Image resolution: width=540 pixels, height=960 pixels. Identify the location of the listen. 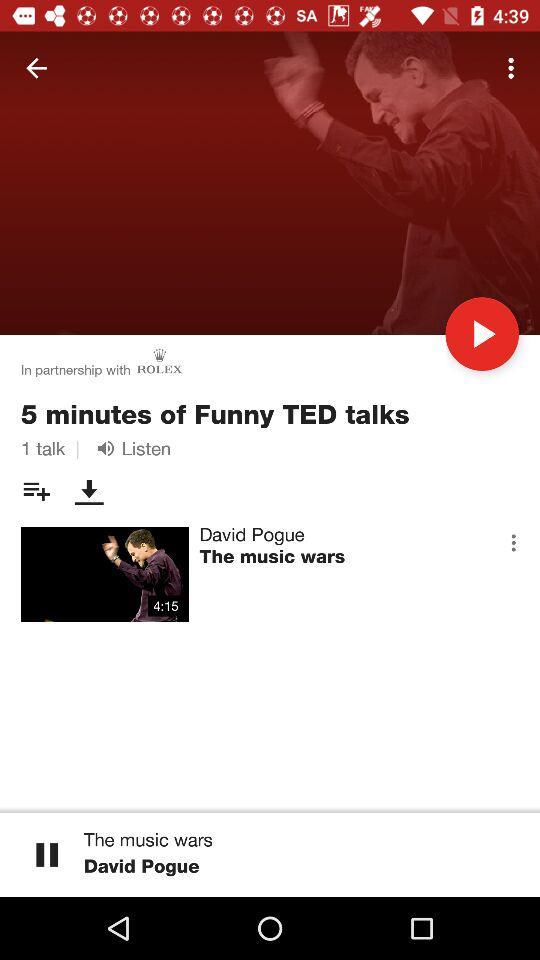
(130, 448).